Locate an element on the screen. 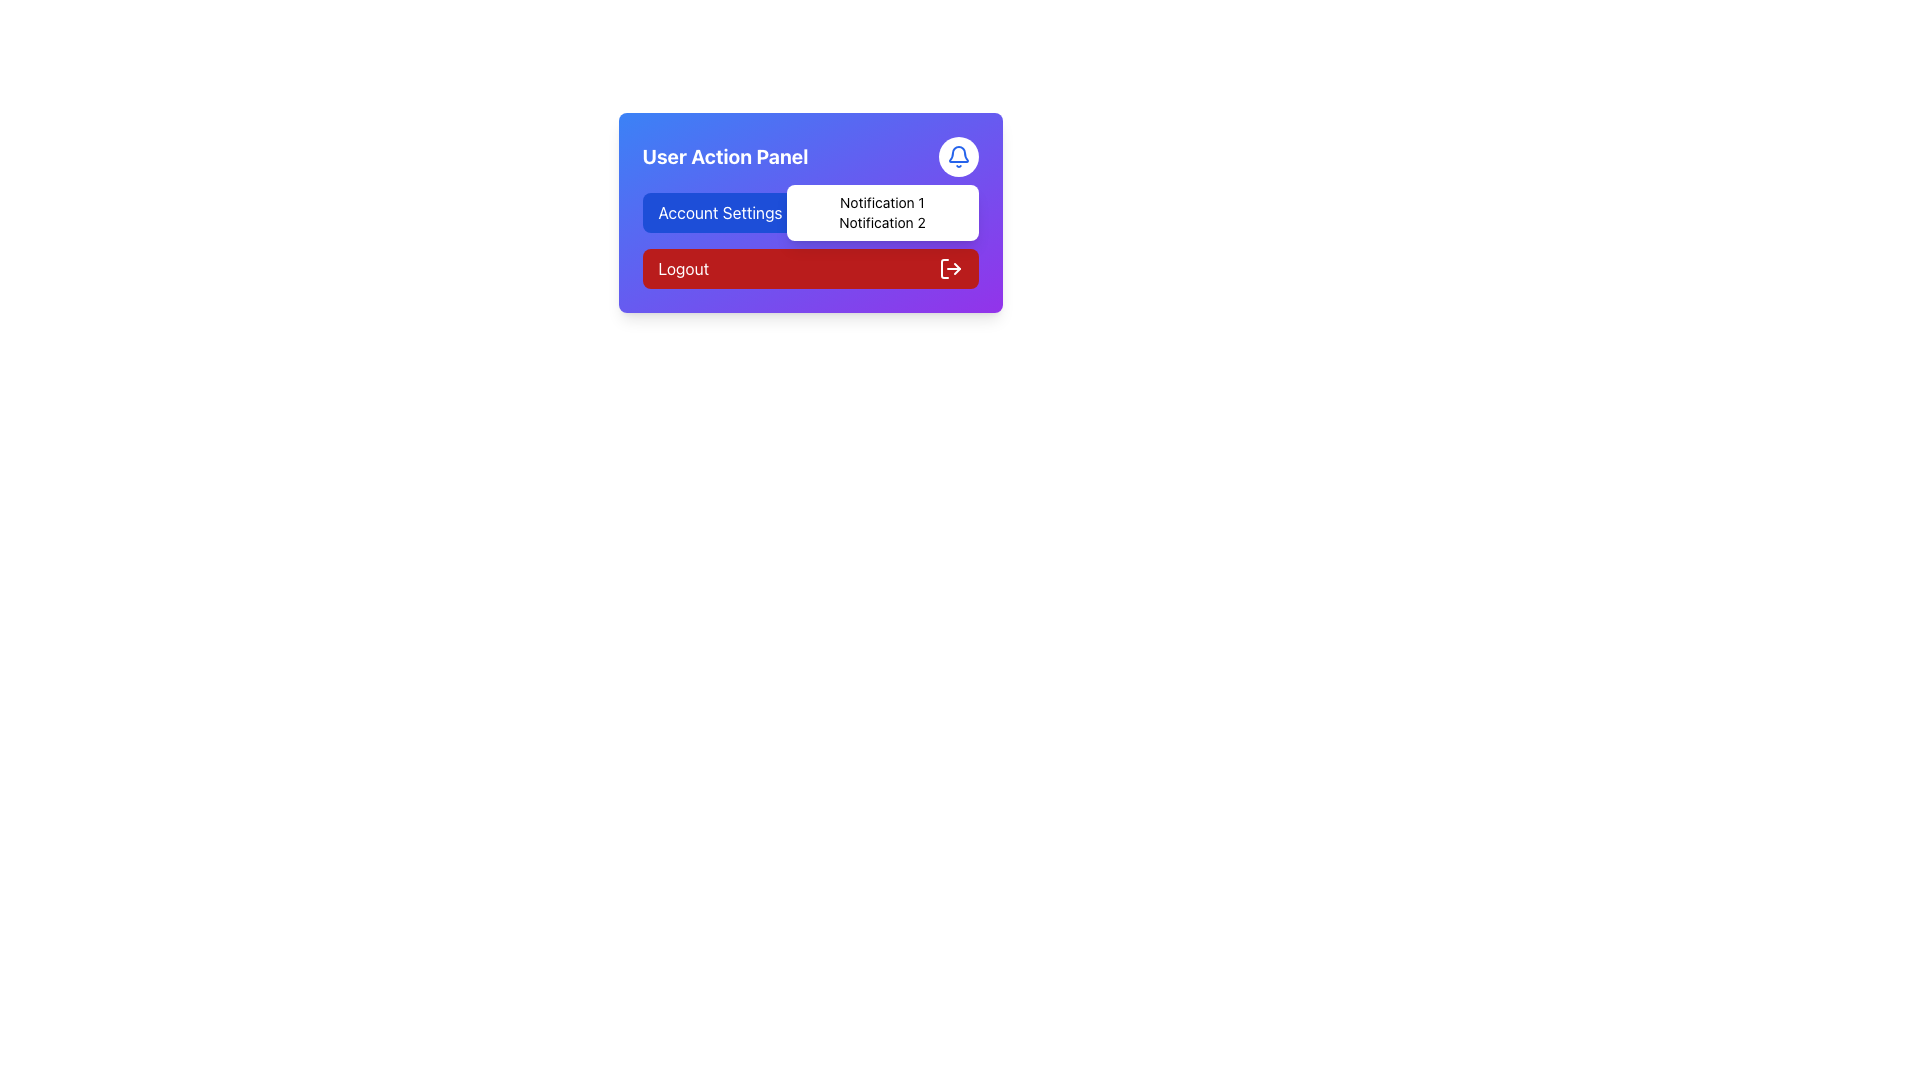 The height and width of the screenshot is (1080, 1920). the dropdown menu located below the notification icon in the main user action panel is located at coordinates (881, 212).